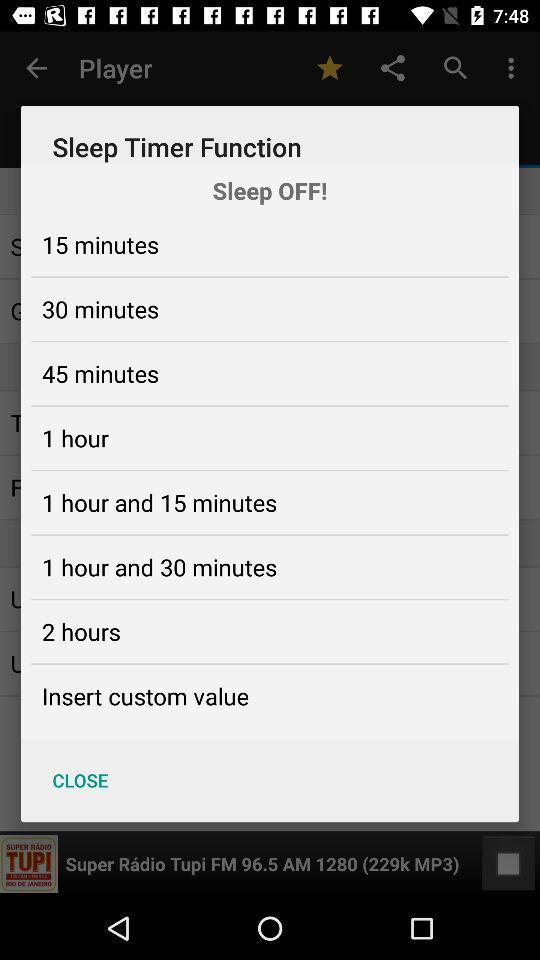  What do you see at coordinates (79, 779) in the screenshot?
I see `the close icon` at bounding box center [79, 779].